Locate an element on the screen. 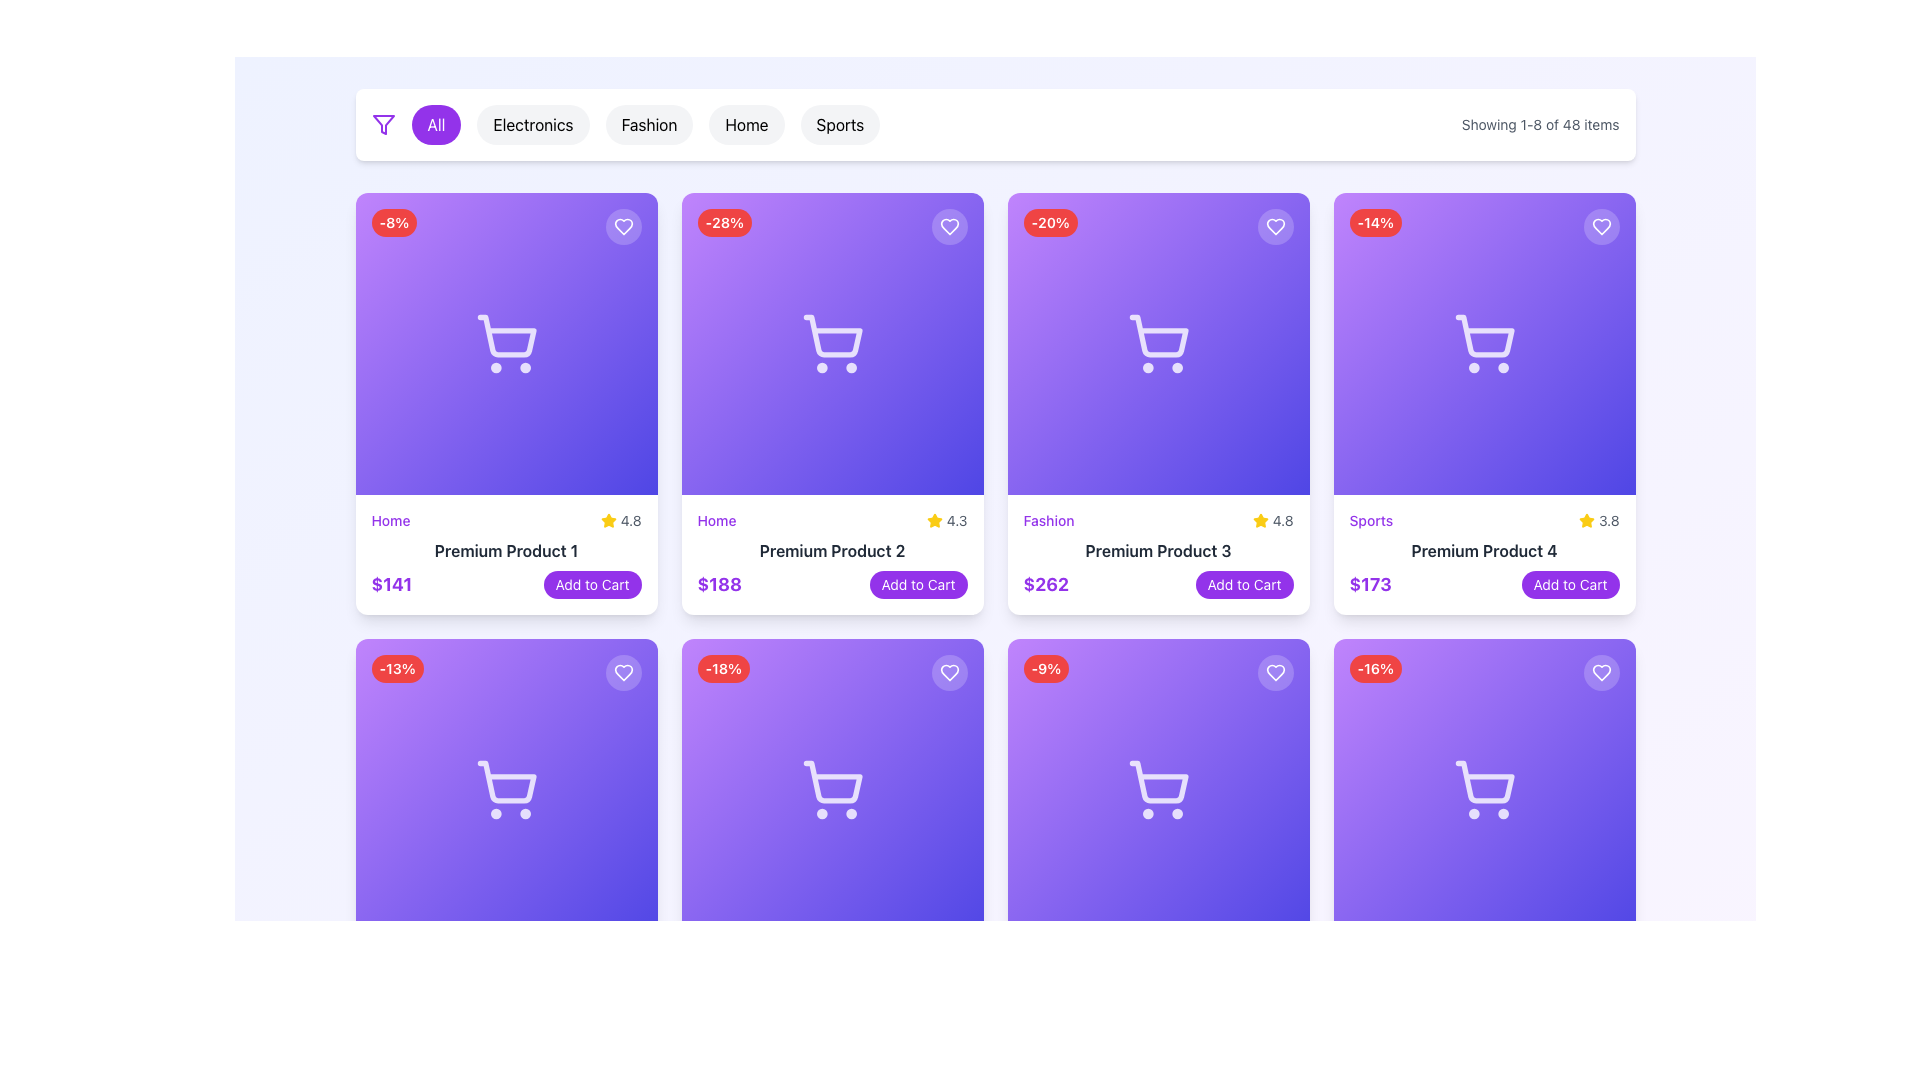  the second button from the left in the horizontal row of category filter buttons to filter products by 'Electronics' is located at coordinates (533, 124).